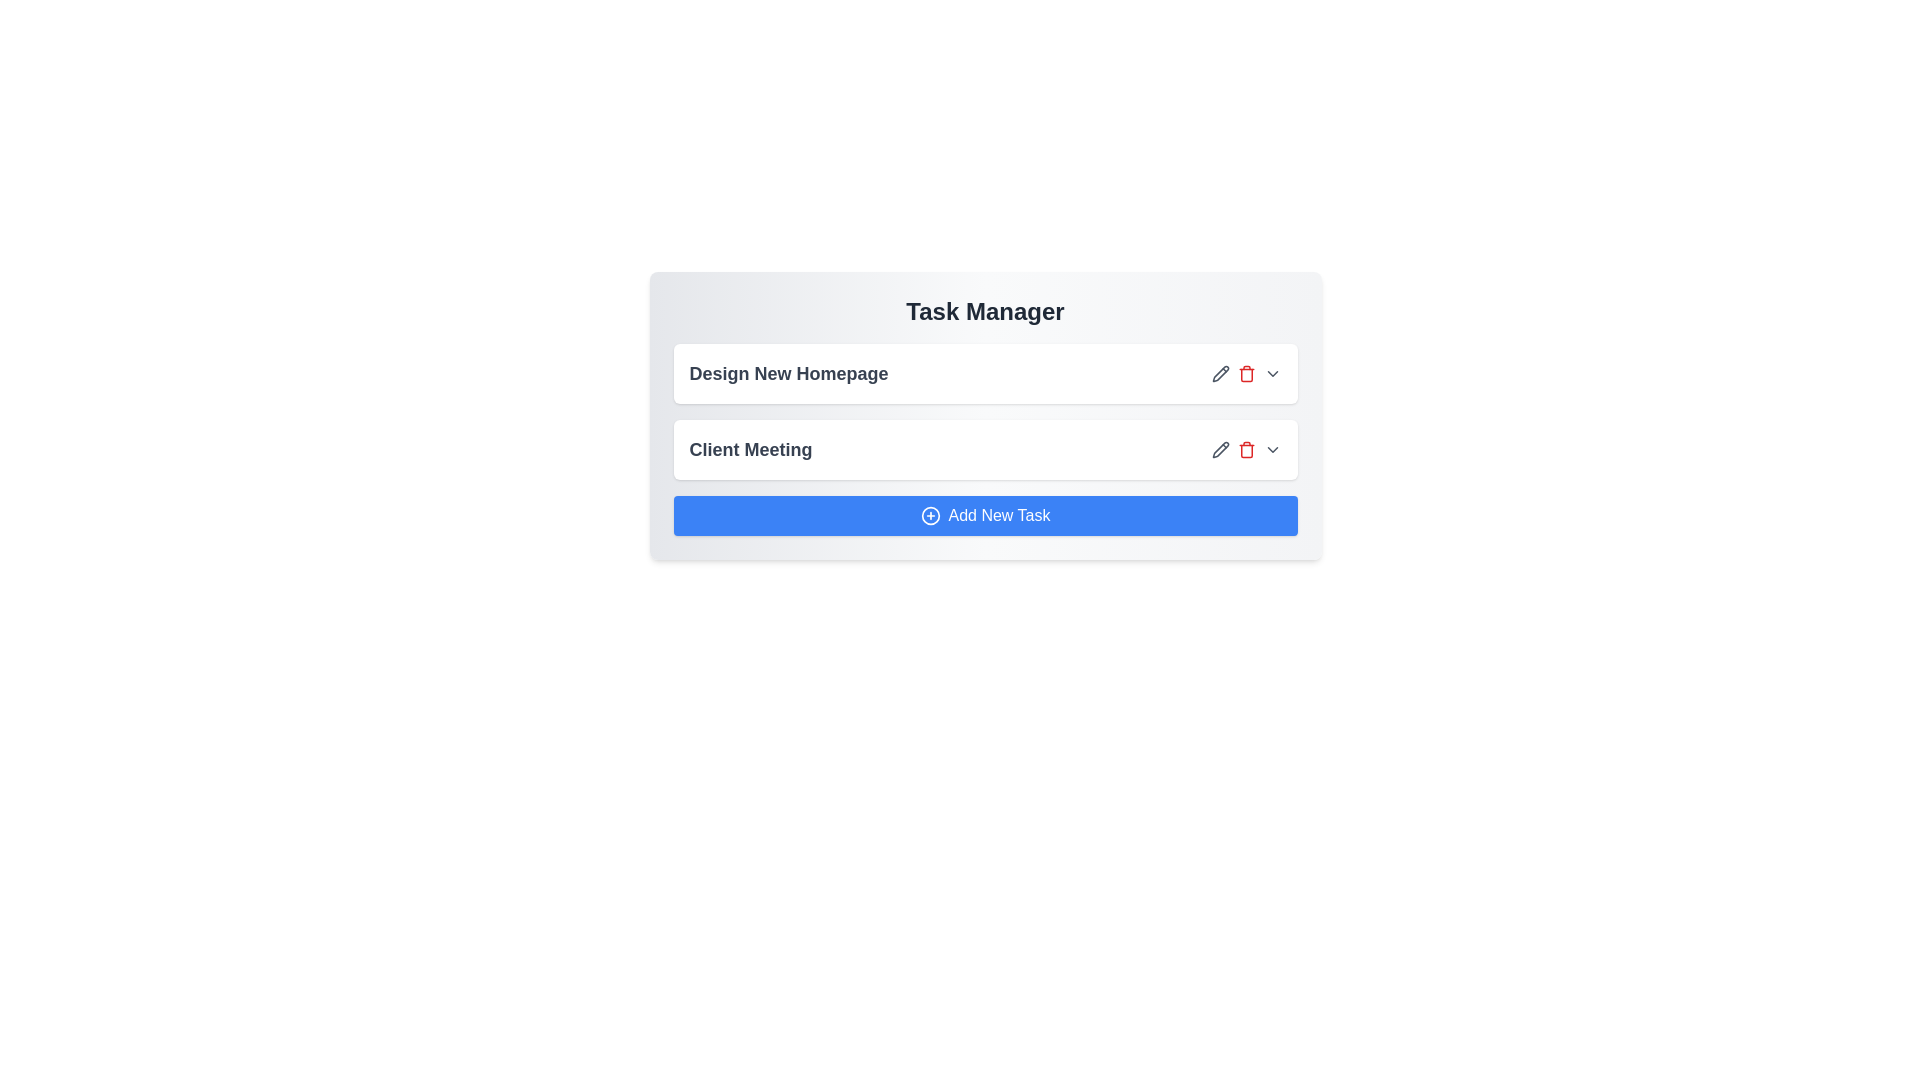  Describe the element at coordinates (1245, 450) in the screenshot. I see `the delete button for the task titled 'Client Meeting'` at that location.